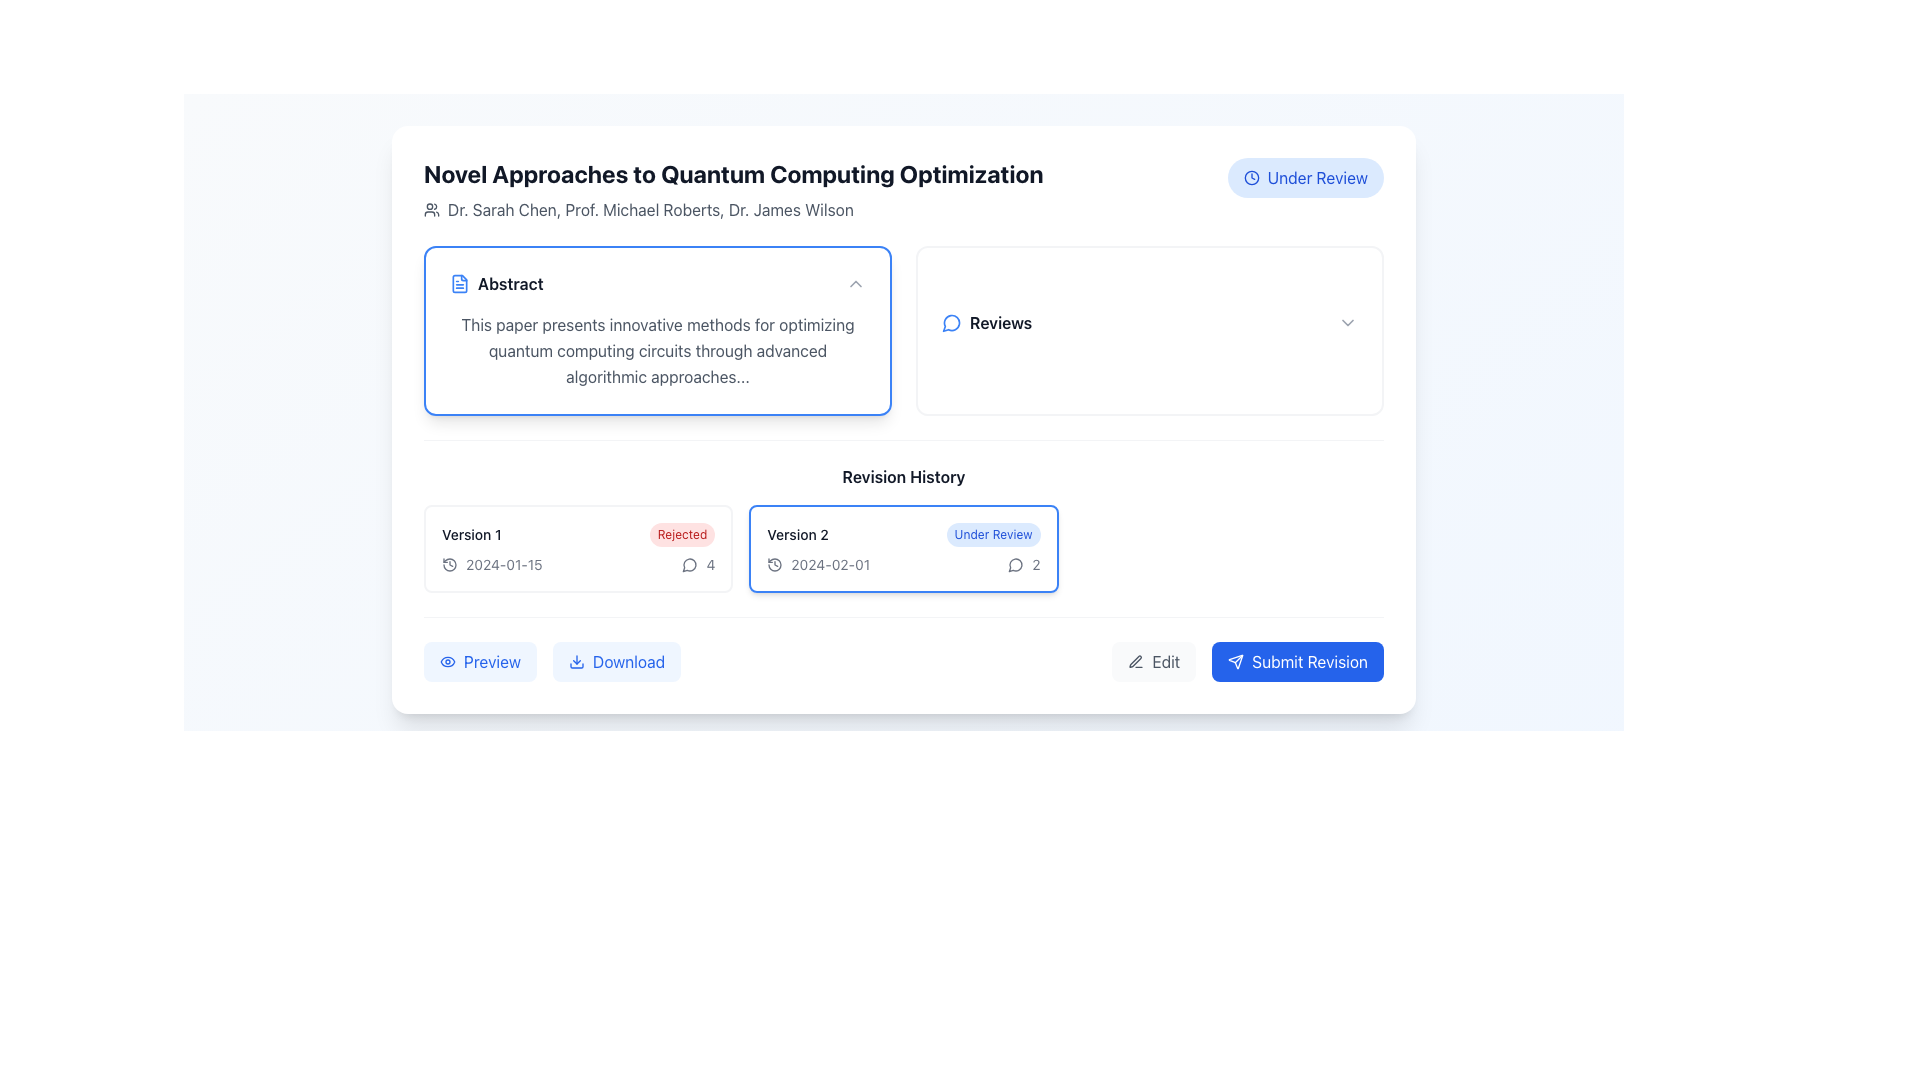 The width and height of the screenshot is (1920, 1080). What do you see at coordinates (902, 534) in the screenshot?
I see `topmost Text Label in the second revision block of the 'Revision History' section, which indicates the revision number and its current review status` at bounding box center [902, 534].